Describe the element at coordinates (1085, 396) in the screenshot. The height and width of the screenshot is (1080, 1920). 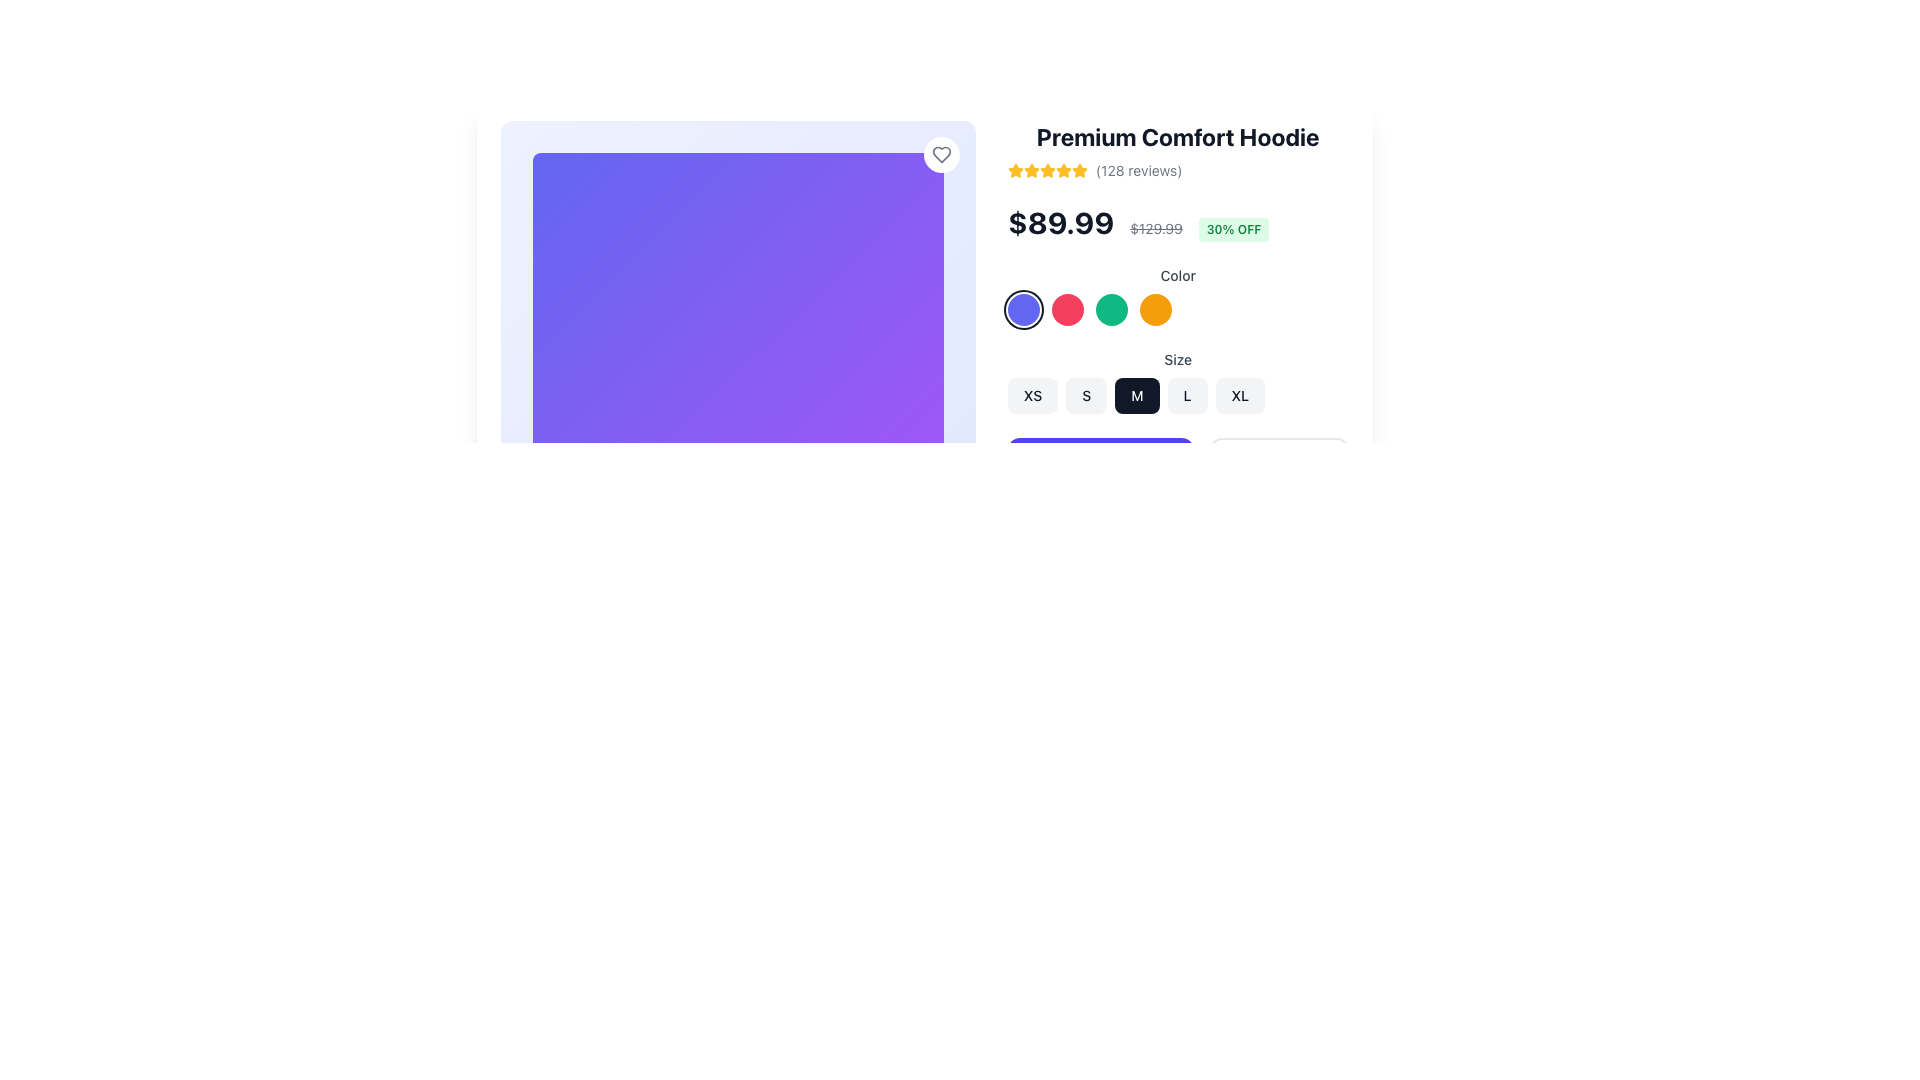
I see `the 'S' size selection button, which is the second button in a series of size buttons (XS, S, M, L, XL) located beneath the 'Size' label` at that location.